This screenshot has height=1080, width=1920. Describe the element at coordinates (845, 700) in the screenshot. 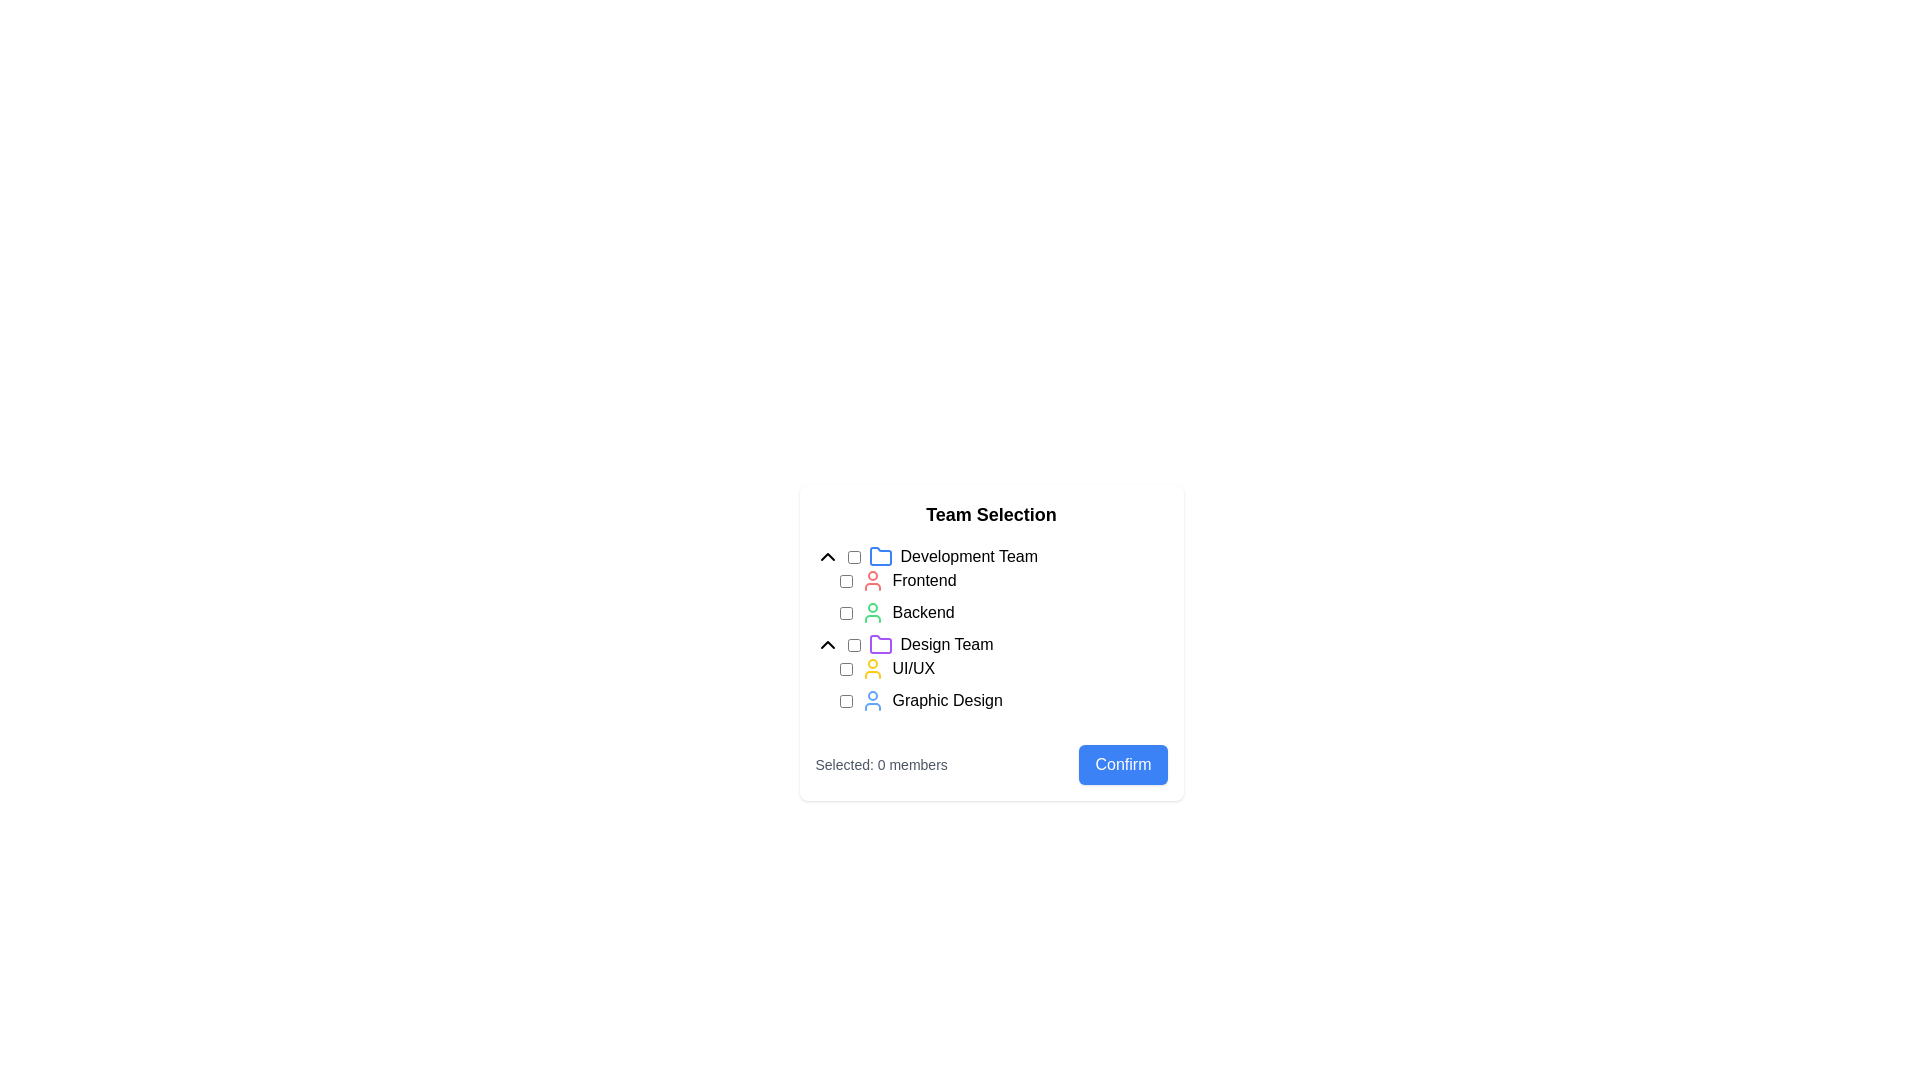

I see `the checkbox` at that location.